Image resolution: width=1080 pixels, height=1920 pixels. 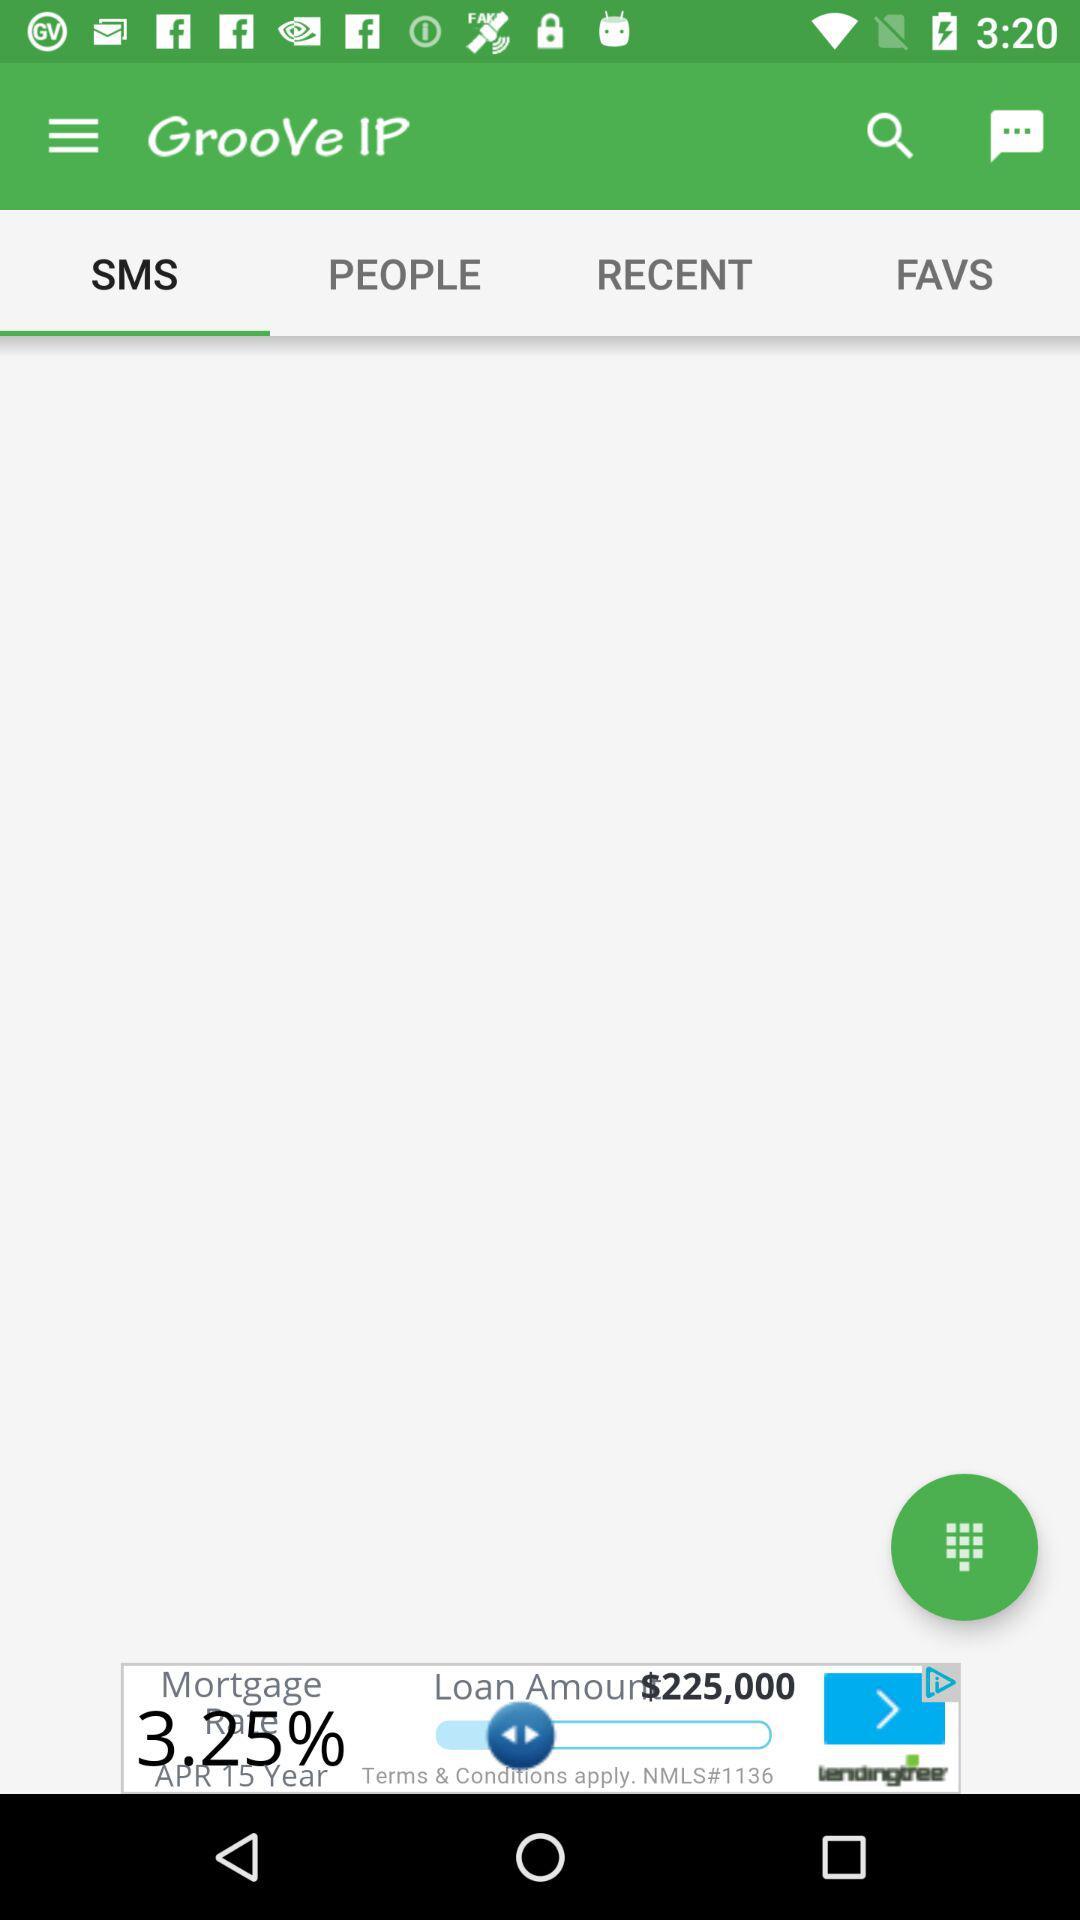 What do you see at coordinates (540, 1727) in the screenshot?
I see `advertisement` at bounding box center [540, 1727].